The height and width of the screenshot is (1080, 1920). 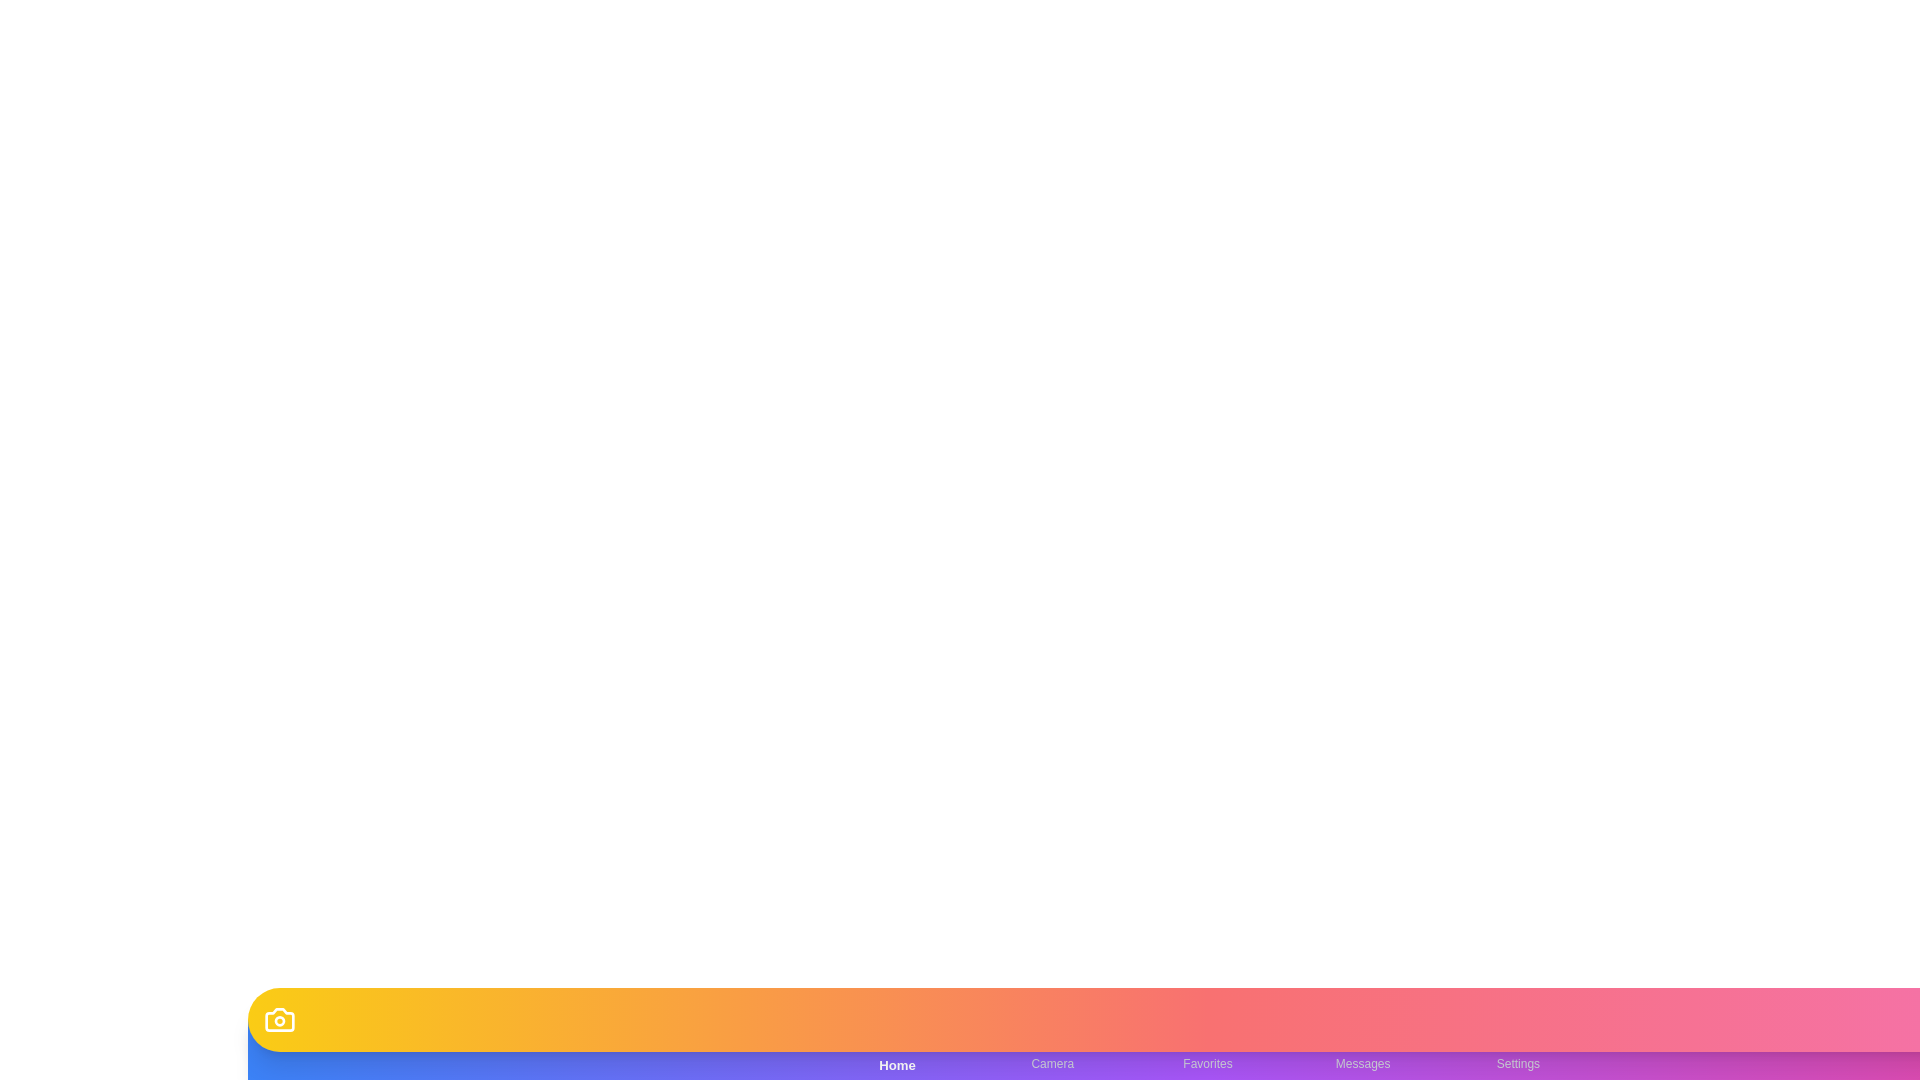 I want to click on the Settings tab in the bottom navigation bar, so click(x=1518, y=1048).